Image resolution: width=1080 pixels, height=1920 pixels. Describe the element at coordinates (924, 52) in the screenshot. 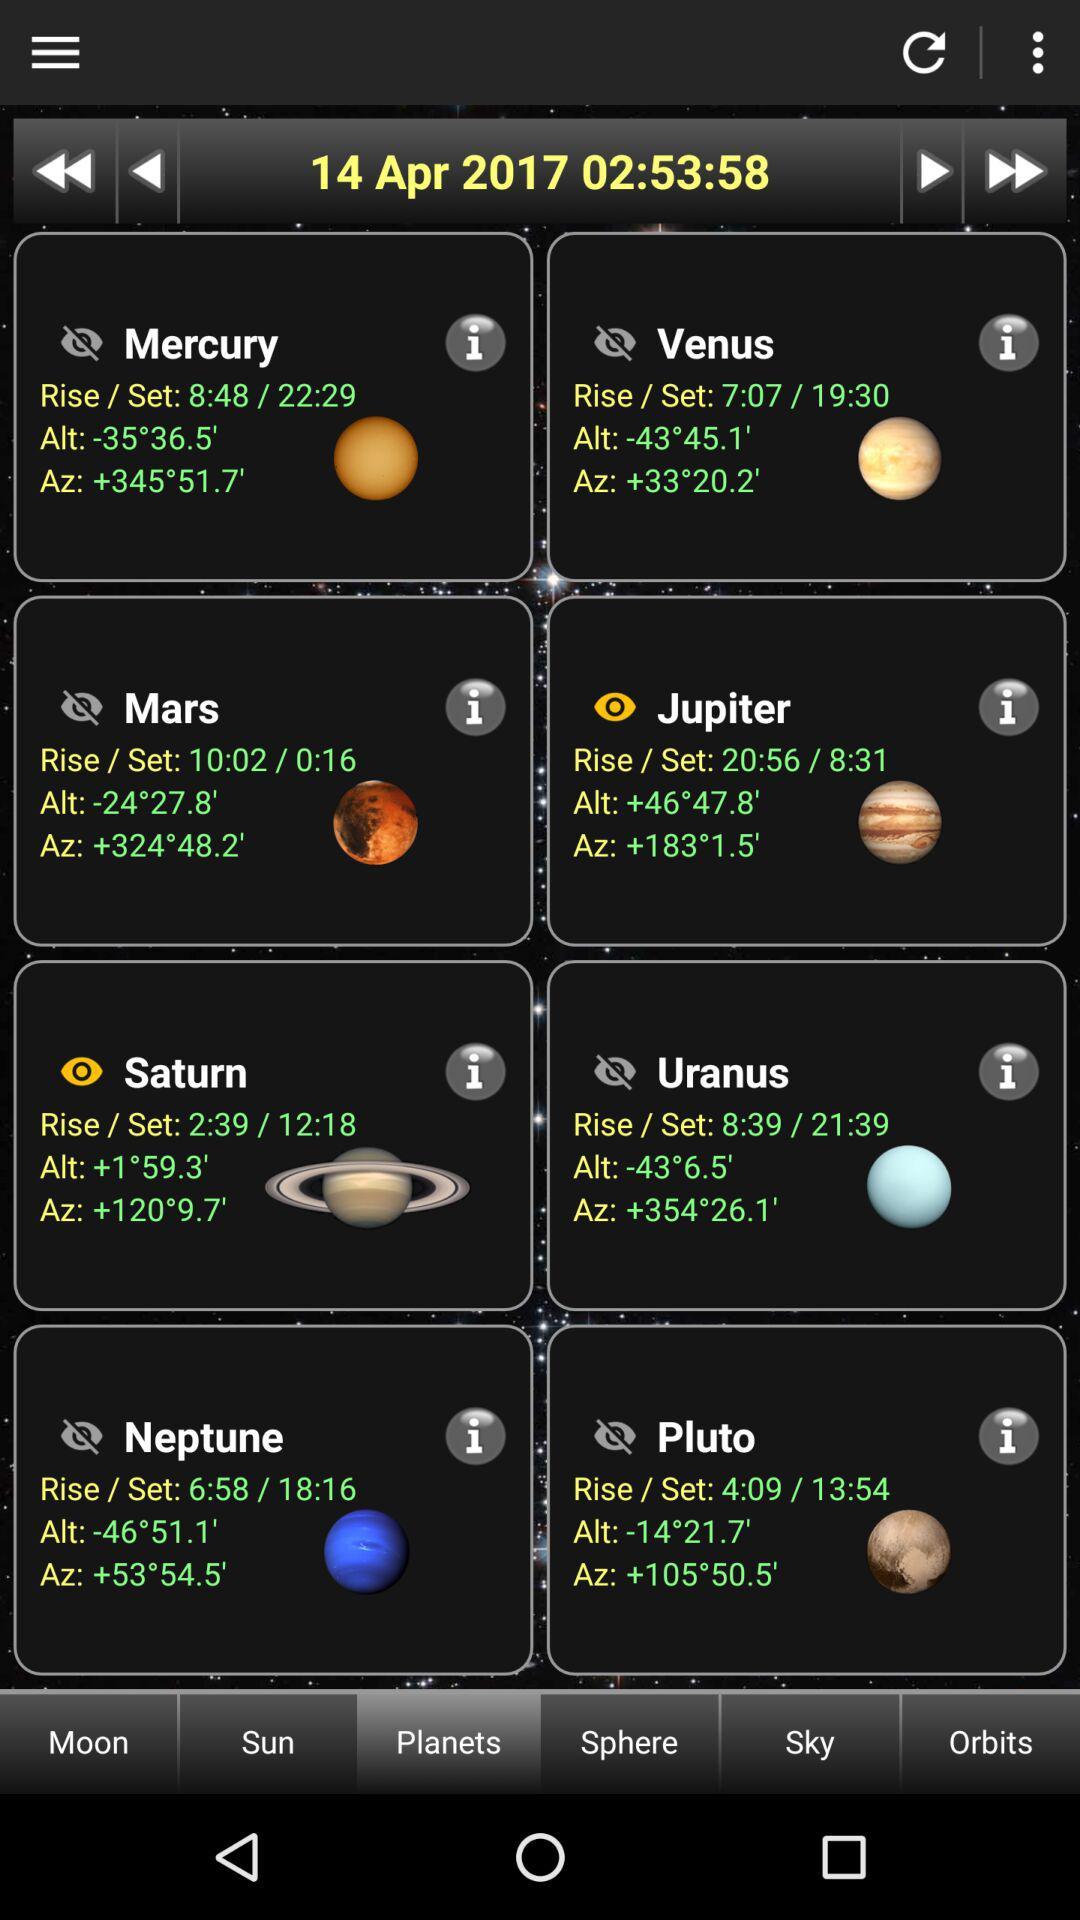

I see `refresh` at that location.